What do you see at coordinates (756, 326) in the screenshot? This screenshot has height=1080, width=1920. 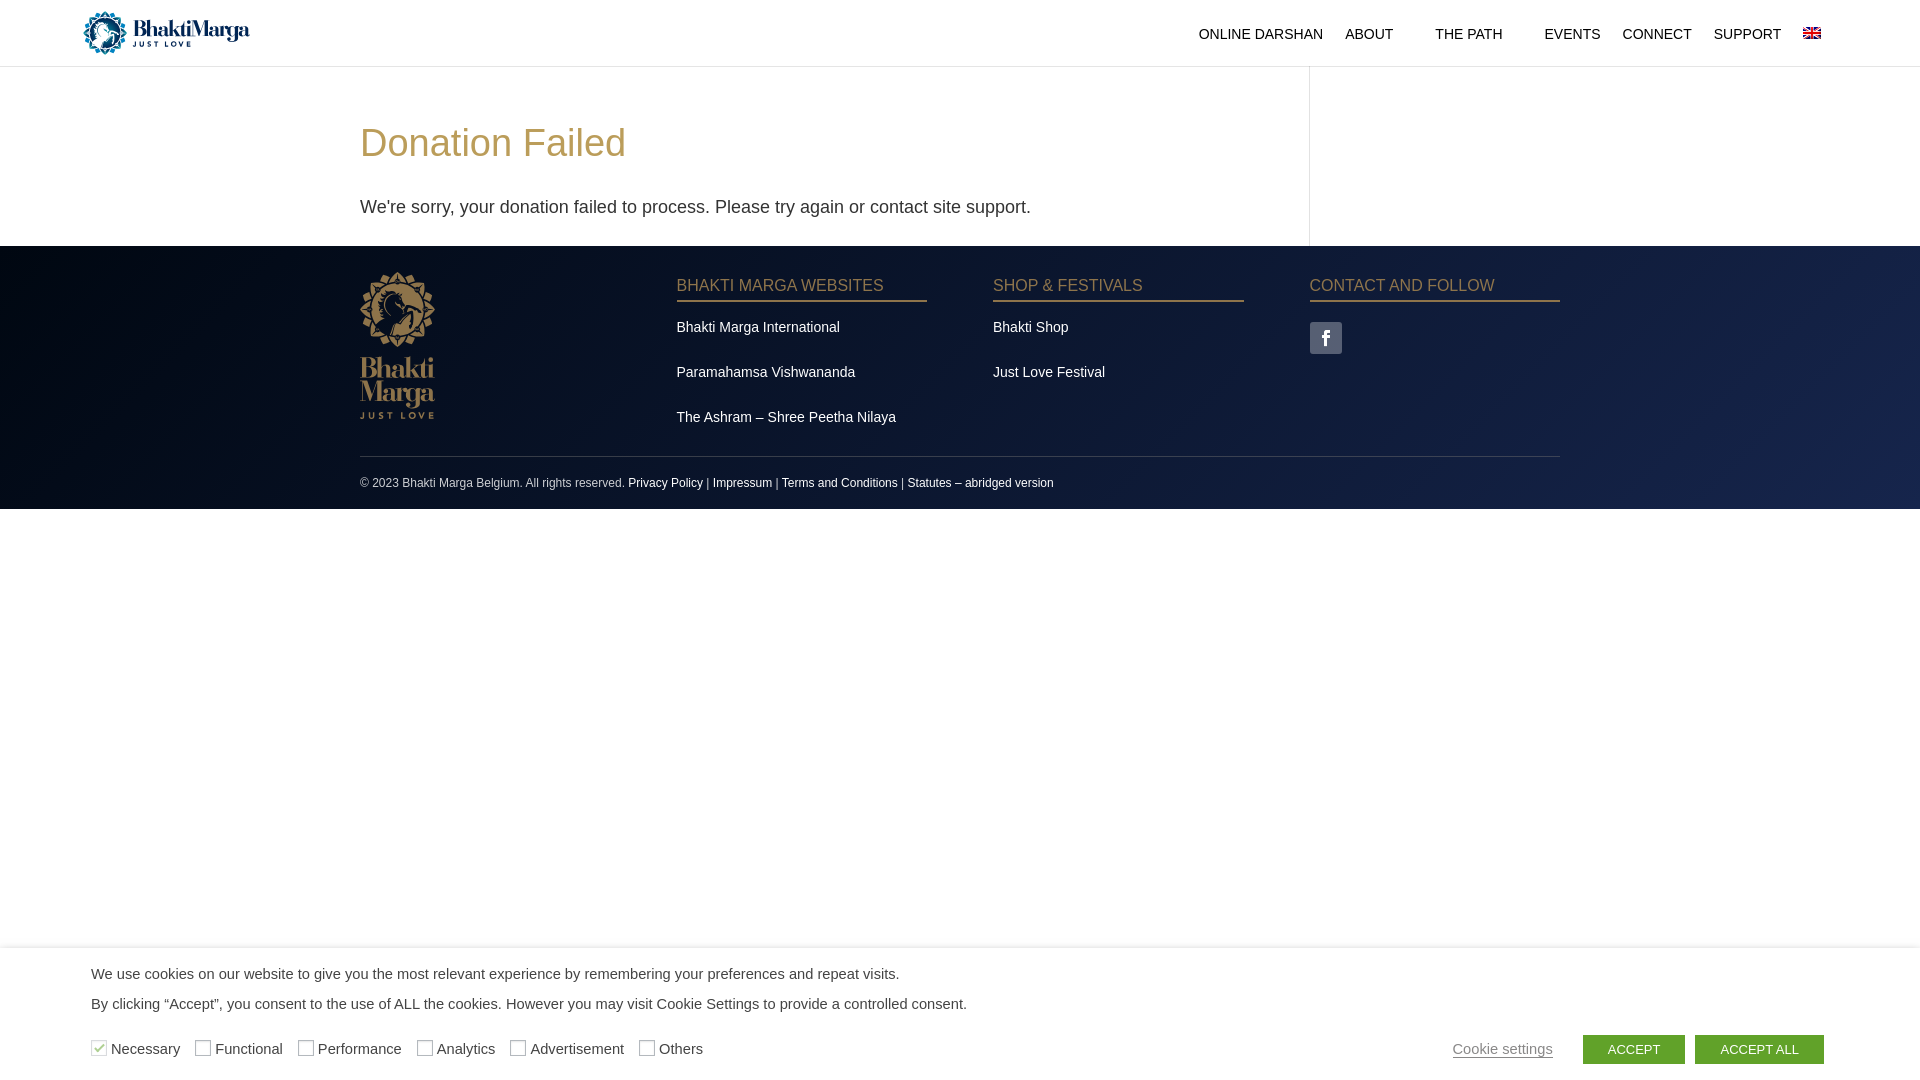 I see `'Bhakti Marga International'` at bounding box center [756, 326].